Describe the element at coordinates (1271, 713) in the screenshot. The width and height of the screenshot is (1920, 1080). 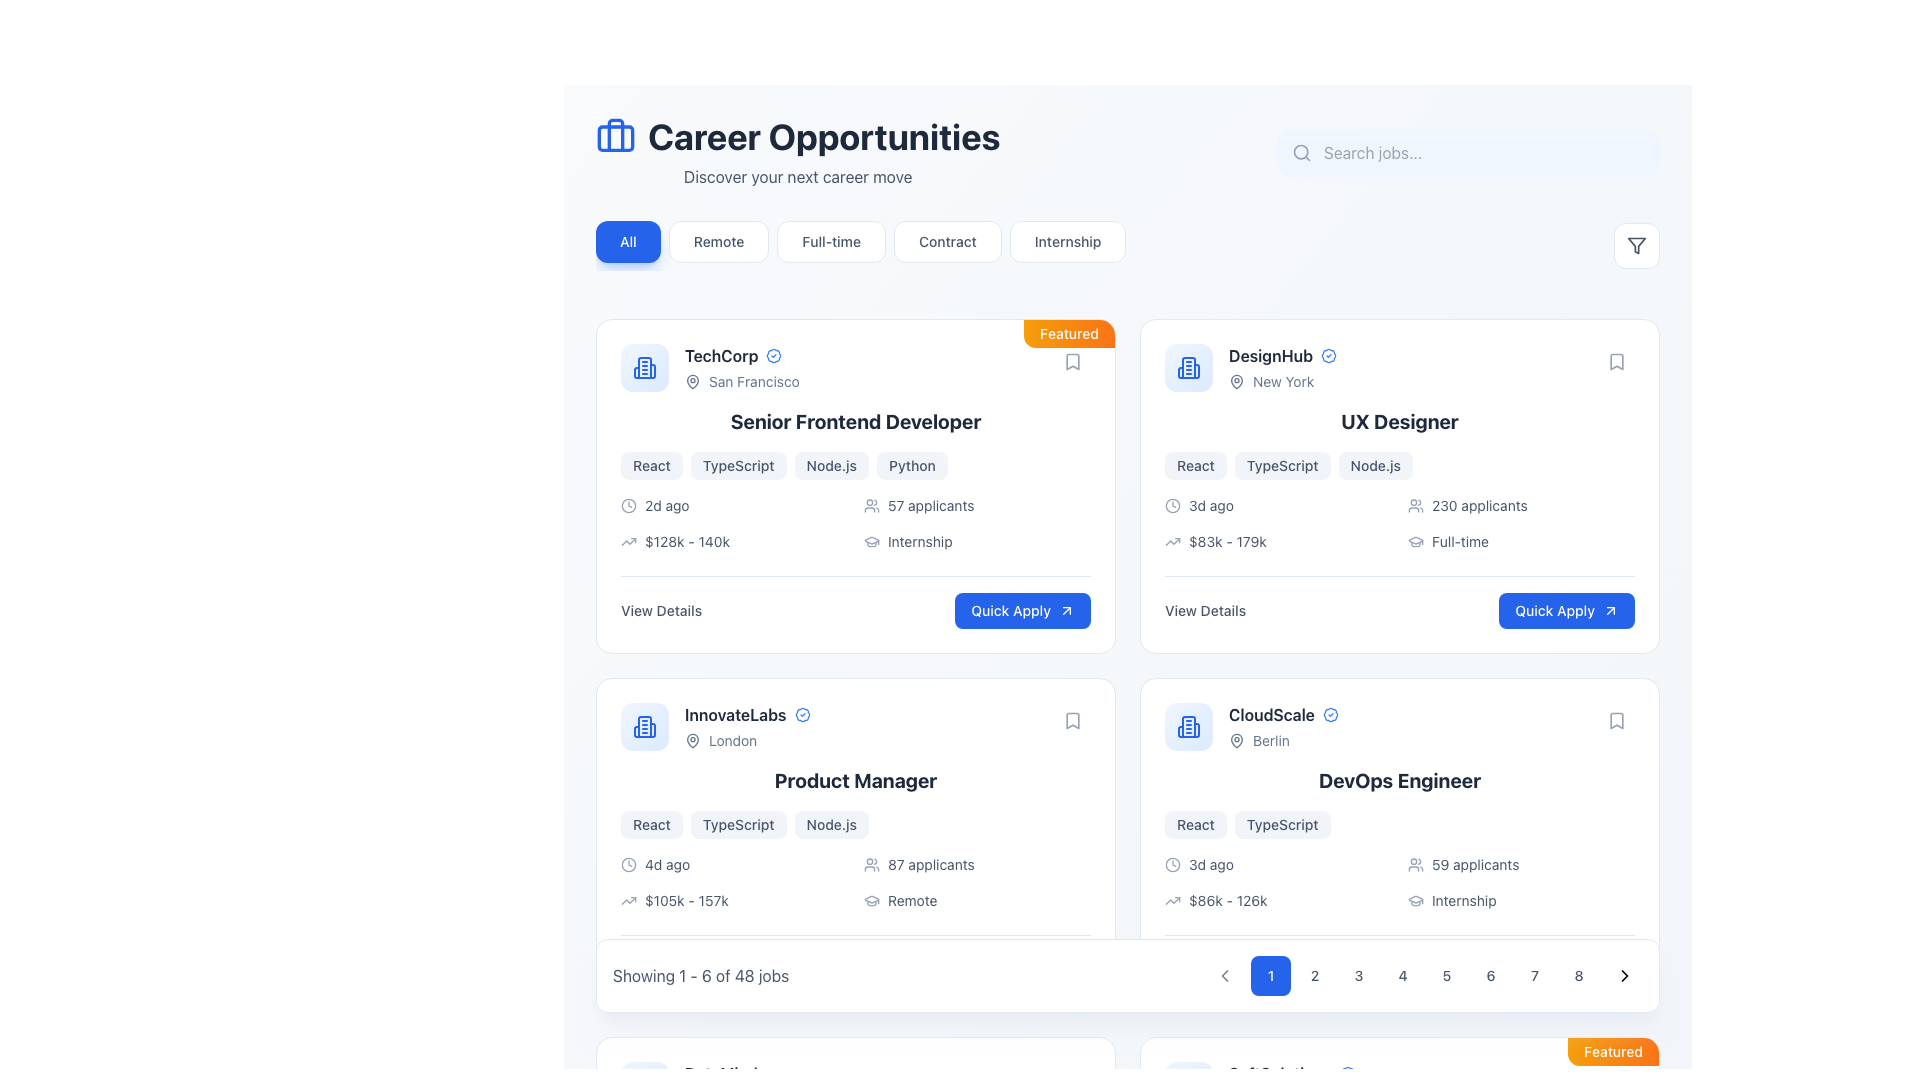
I see `the 'CloudScale' text label, which is styled in bold dark slate-gray and is part of the 'DevOps Engineer' job listing card, located above the 'Berlin' label and adjacent to a blue checkmark icon` at that location.